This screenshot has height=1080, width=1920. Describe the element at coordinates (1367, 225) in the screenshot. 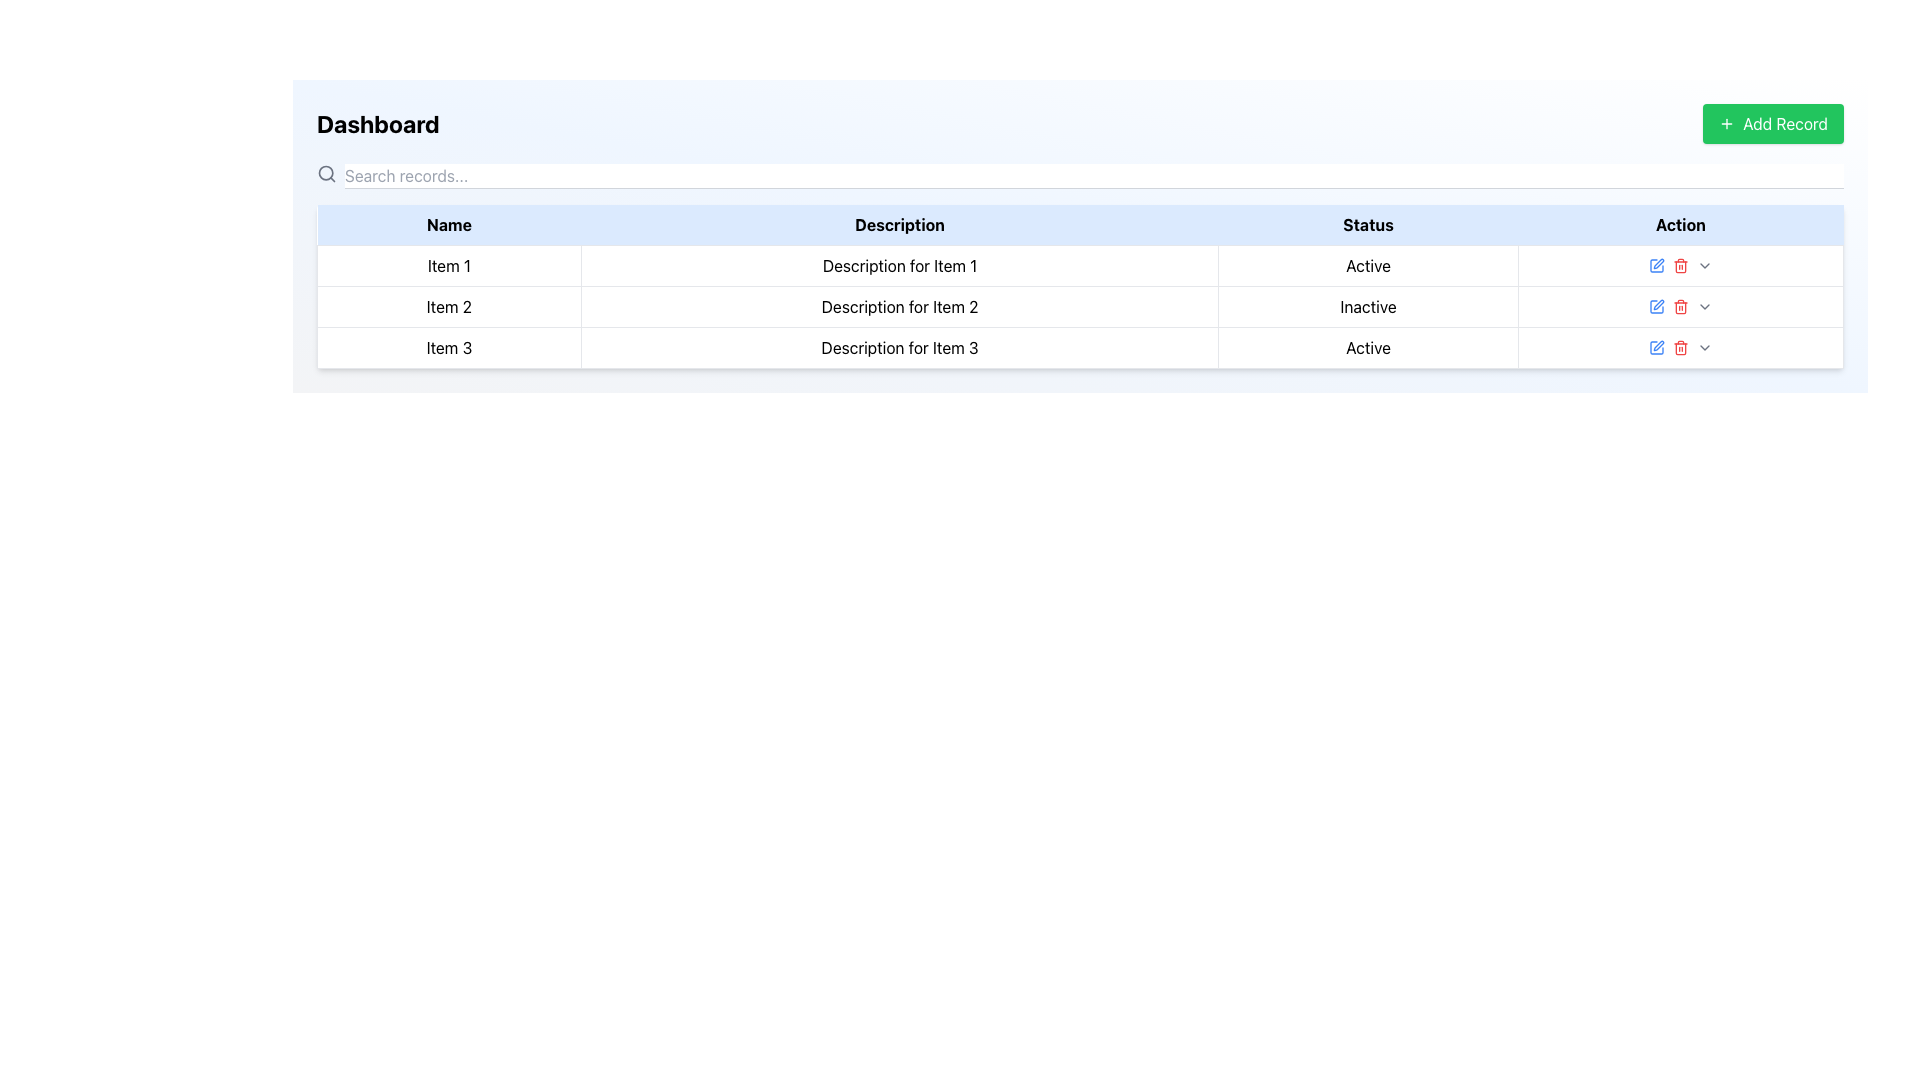

I see `the 'Status' table header, which is the third item from the left in a horizontally shaded rectangular column` at that location.